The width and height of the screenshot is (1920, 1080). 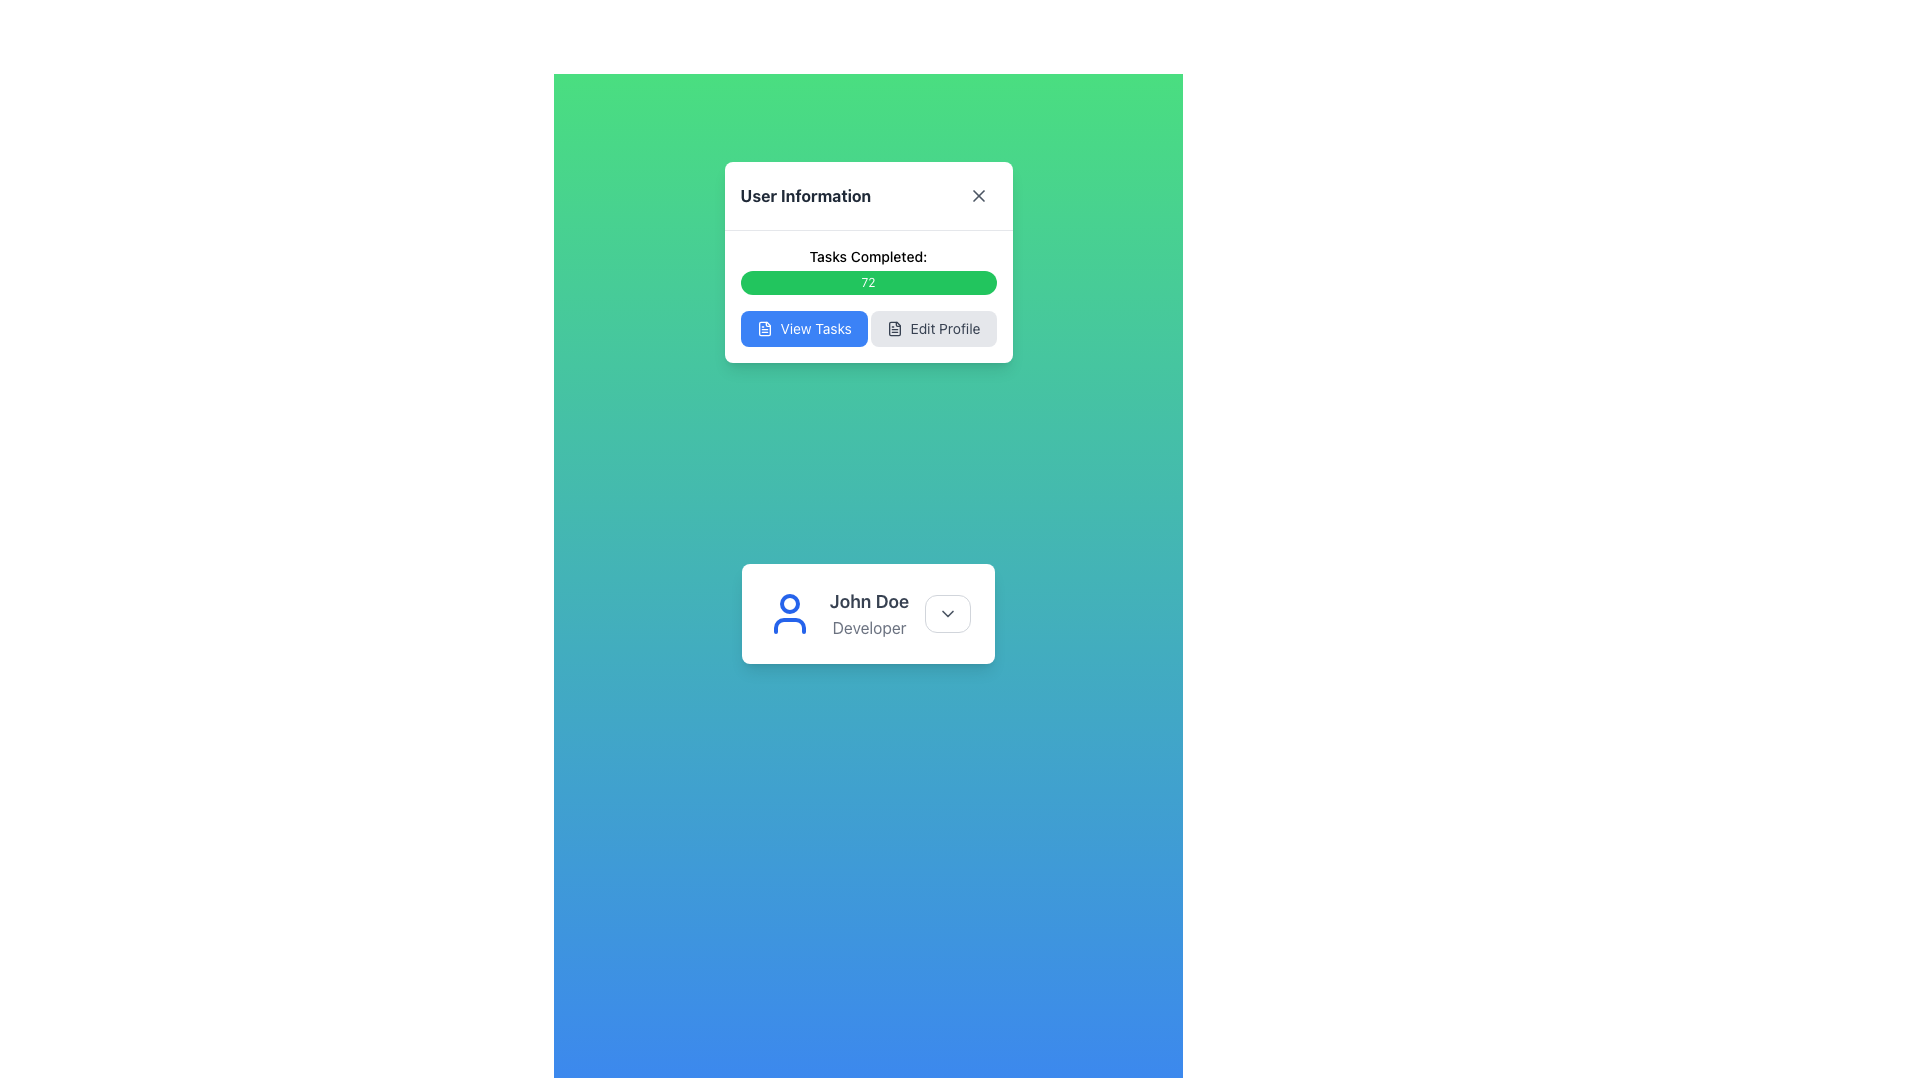 I want to click on close icon located in the top-right corner of the 'User Information' card for debugging purposes, so click(x=978, y=196).